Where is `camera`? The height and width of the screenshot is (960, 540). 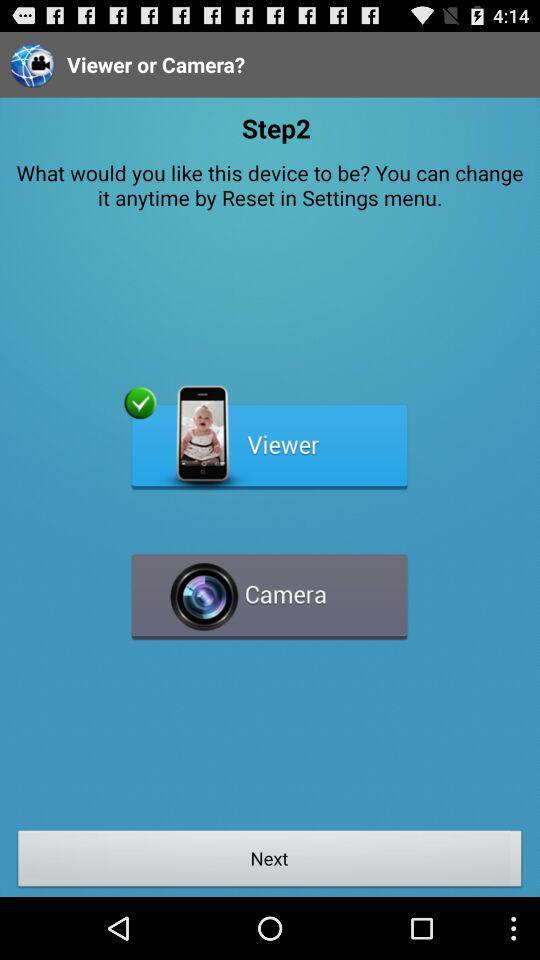
camera is located at coordinates (269, 588).